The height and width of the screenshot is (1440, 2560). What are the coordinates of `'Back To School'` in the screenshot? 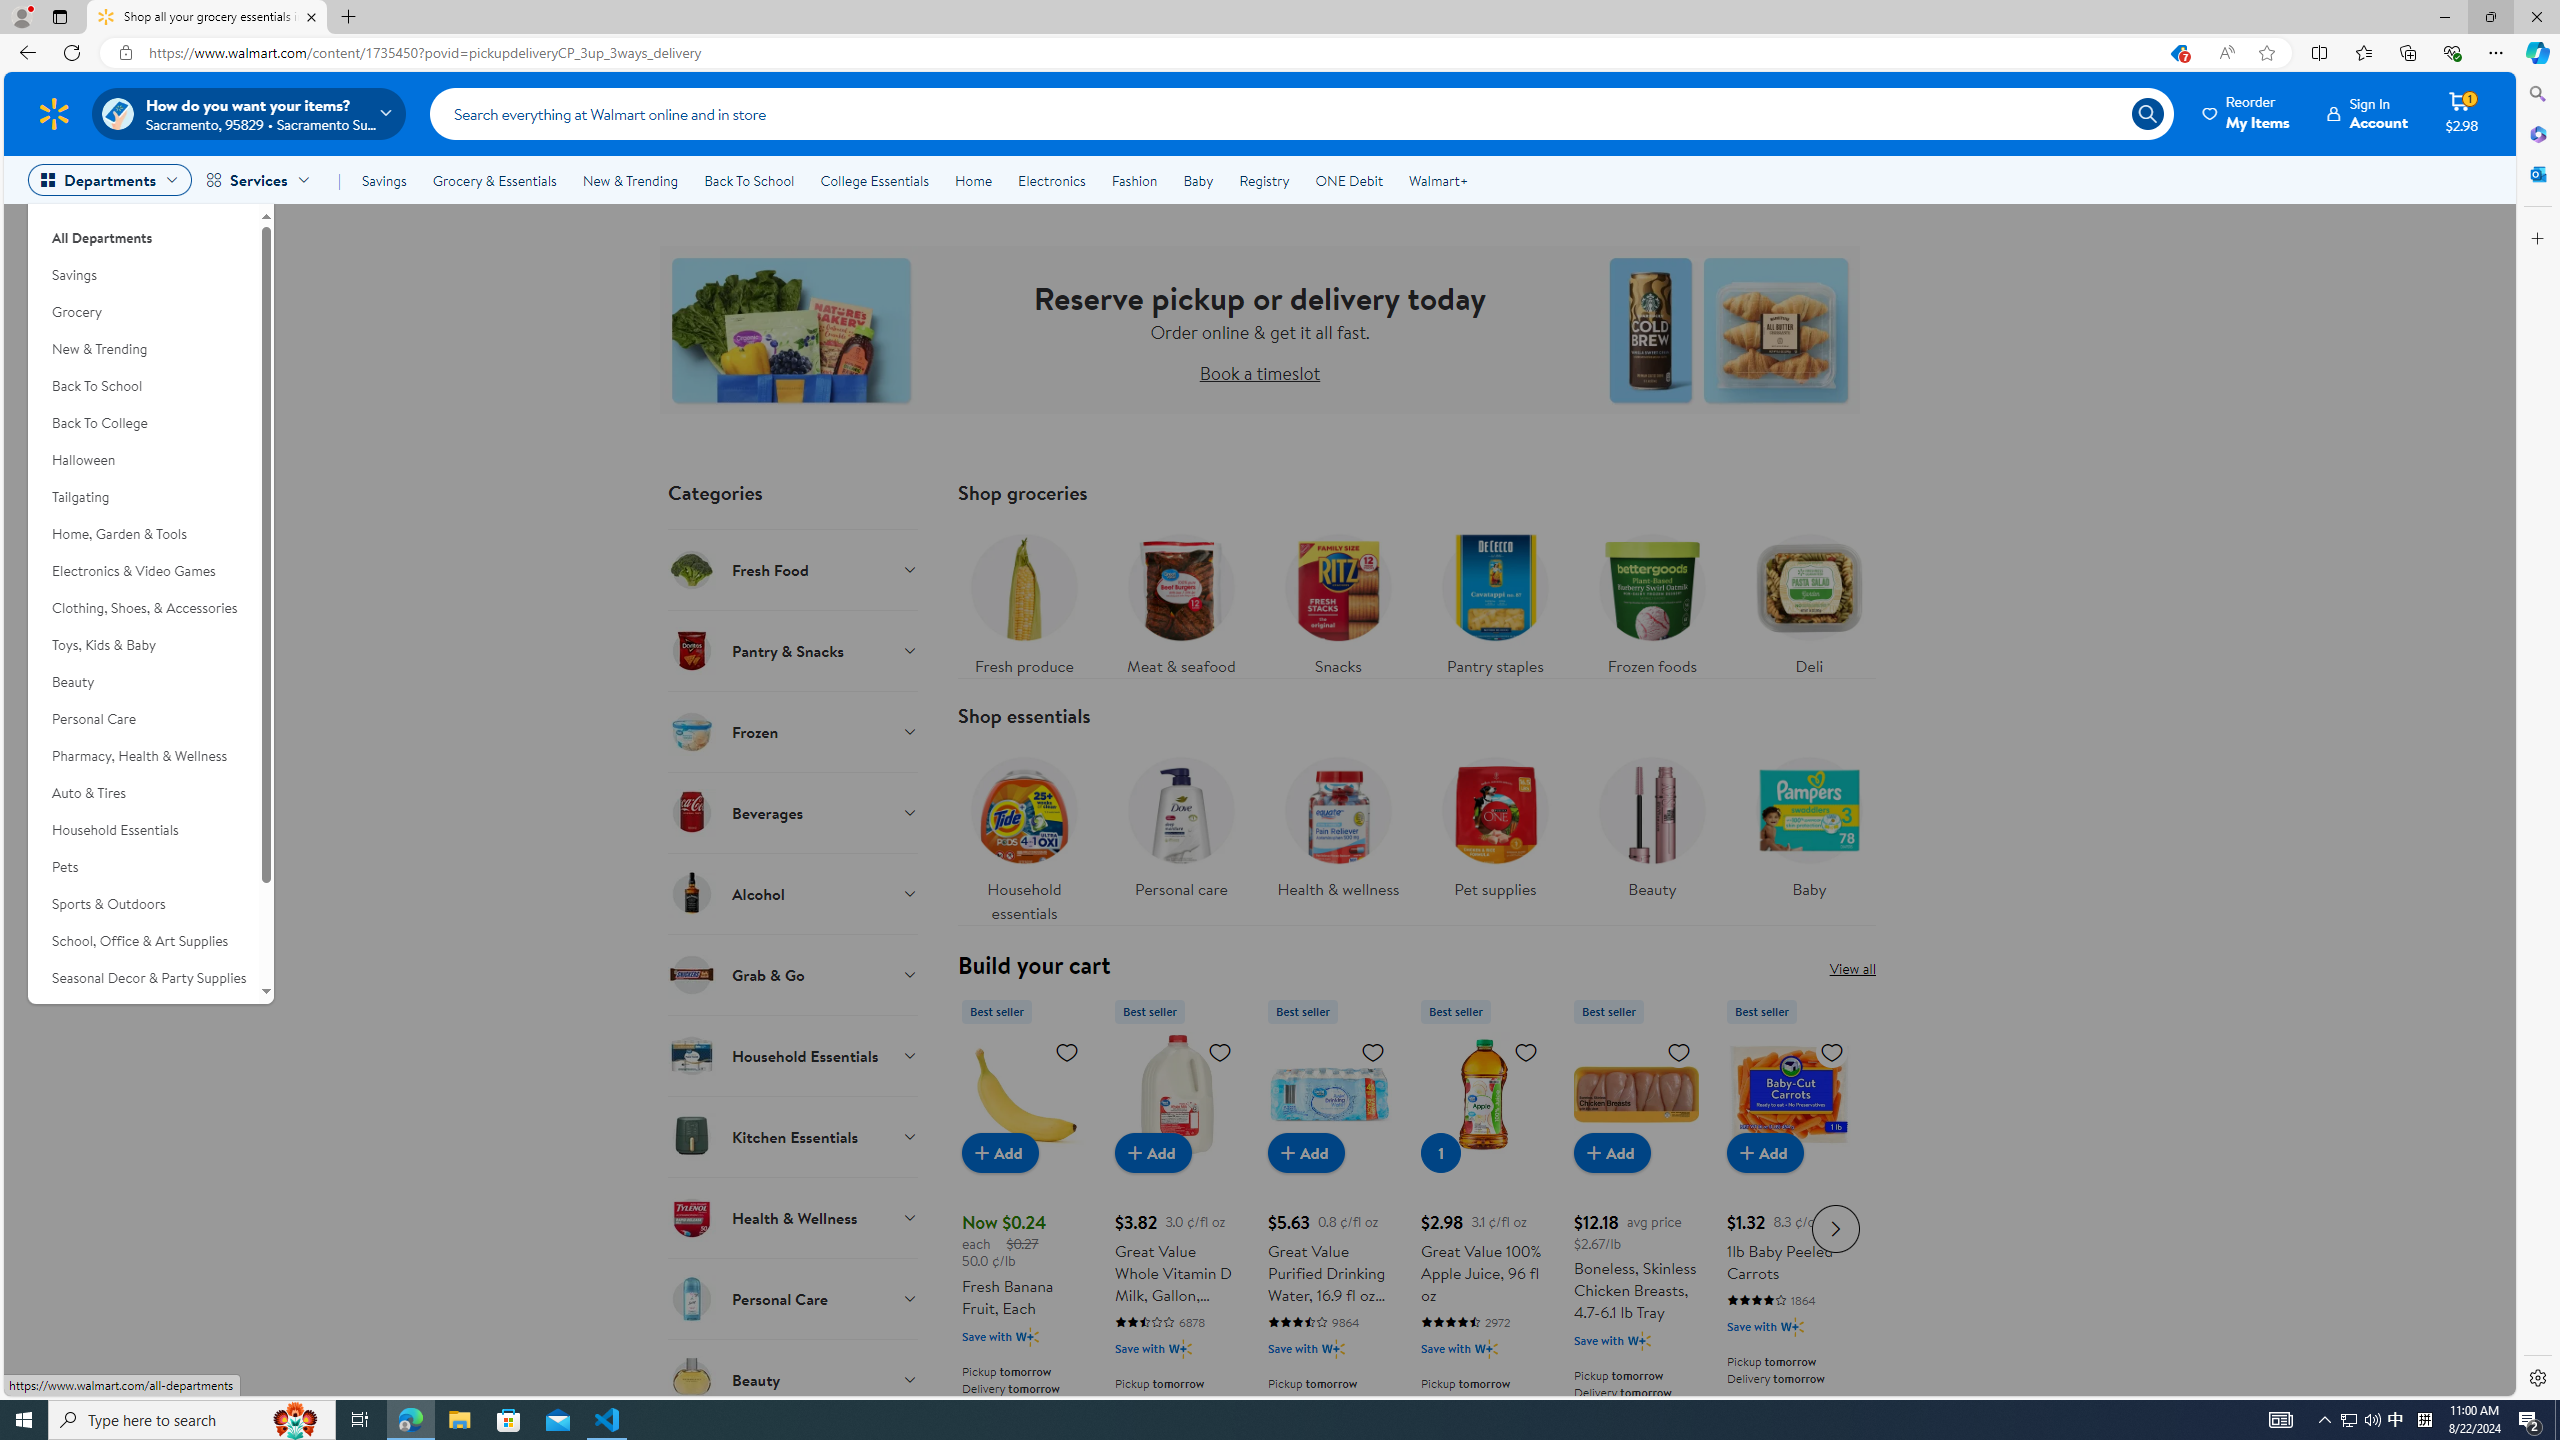 It's located at (747, 180).